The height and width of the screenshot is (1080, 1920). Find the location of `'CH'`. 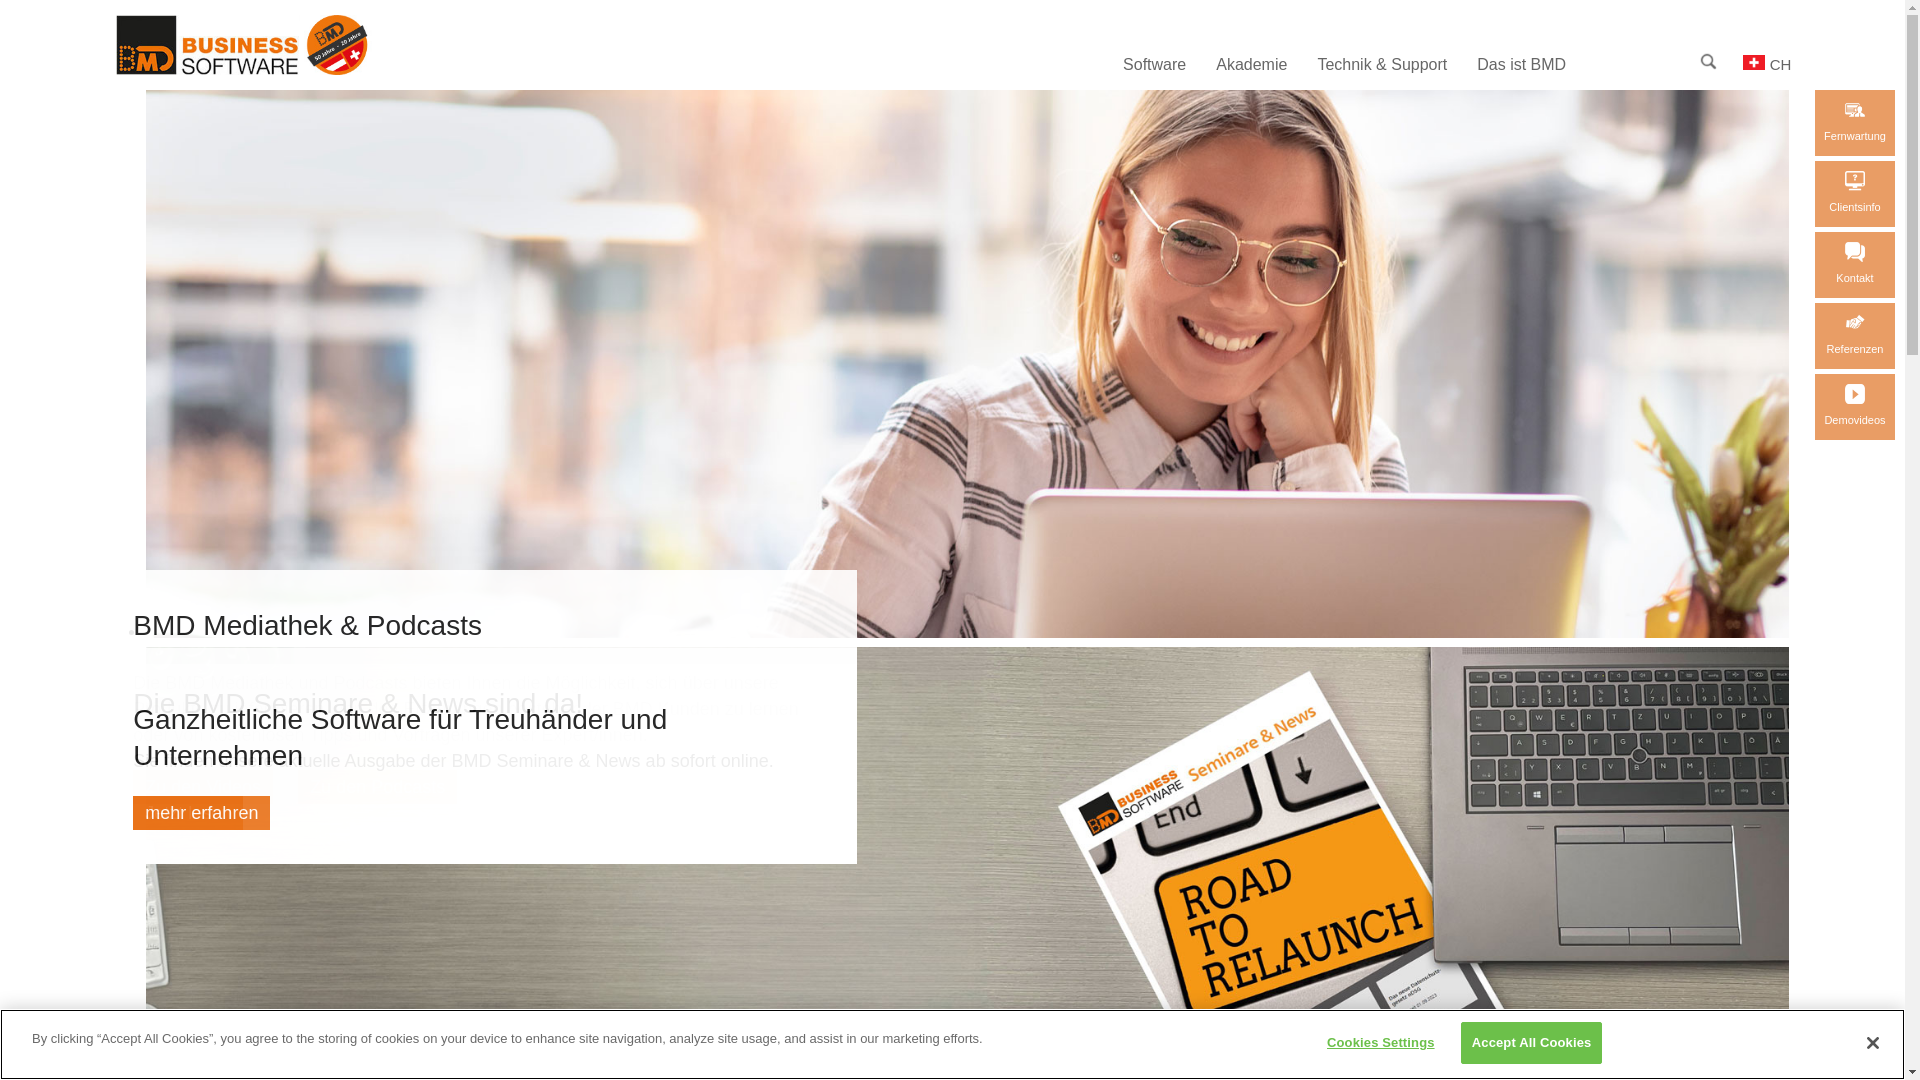

'CH' is located at coordinates (1766, 63).